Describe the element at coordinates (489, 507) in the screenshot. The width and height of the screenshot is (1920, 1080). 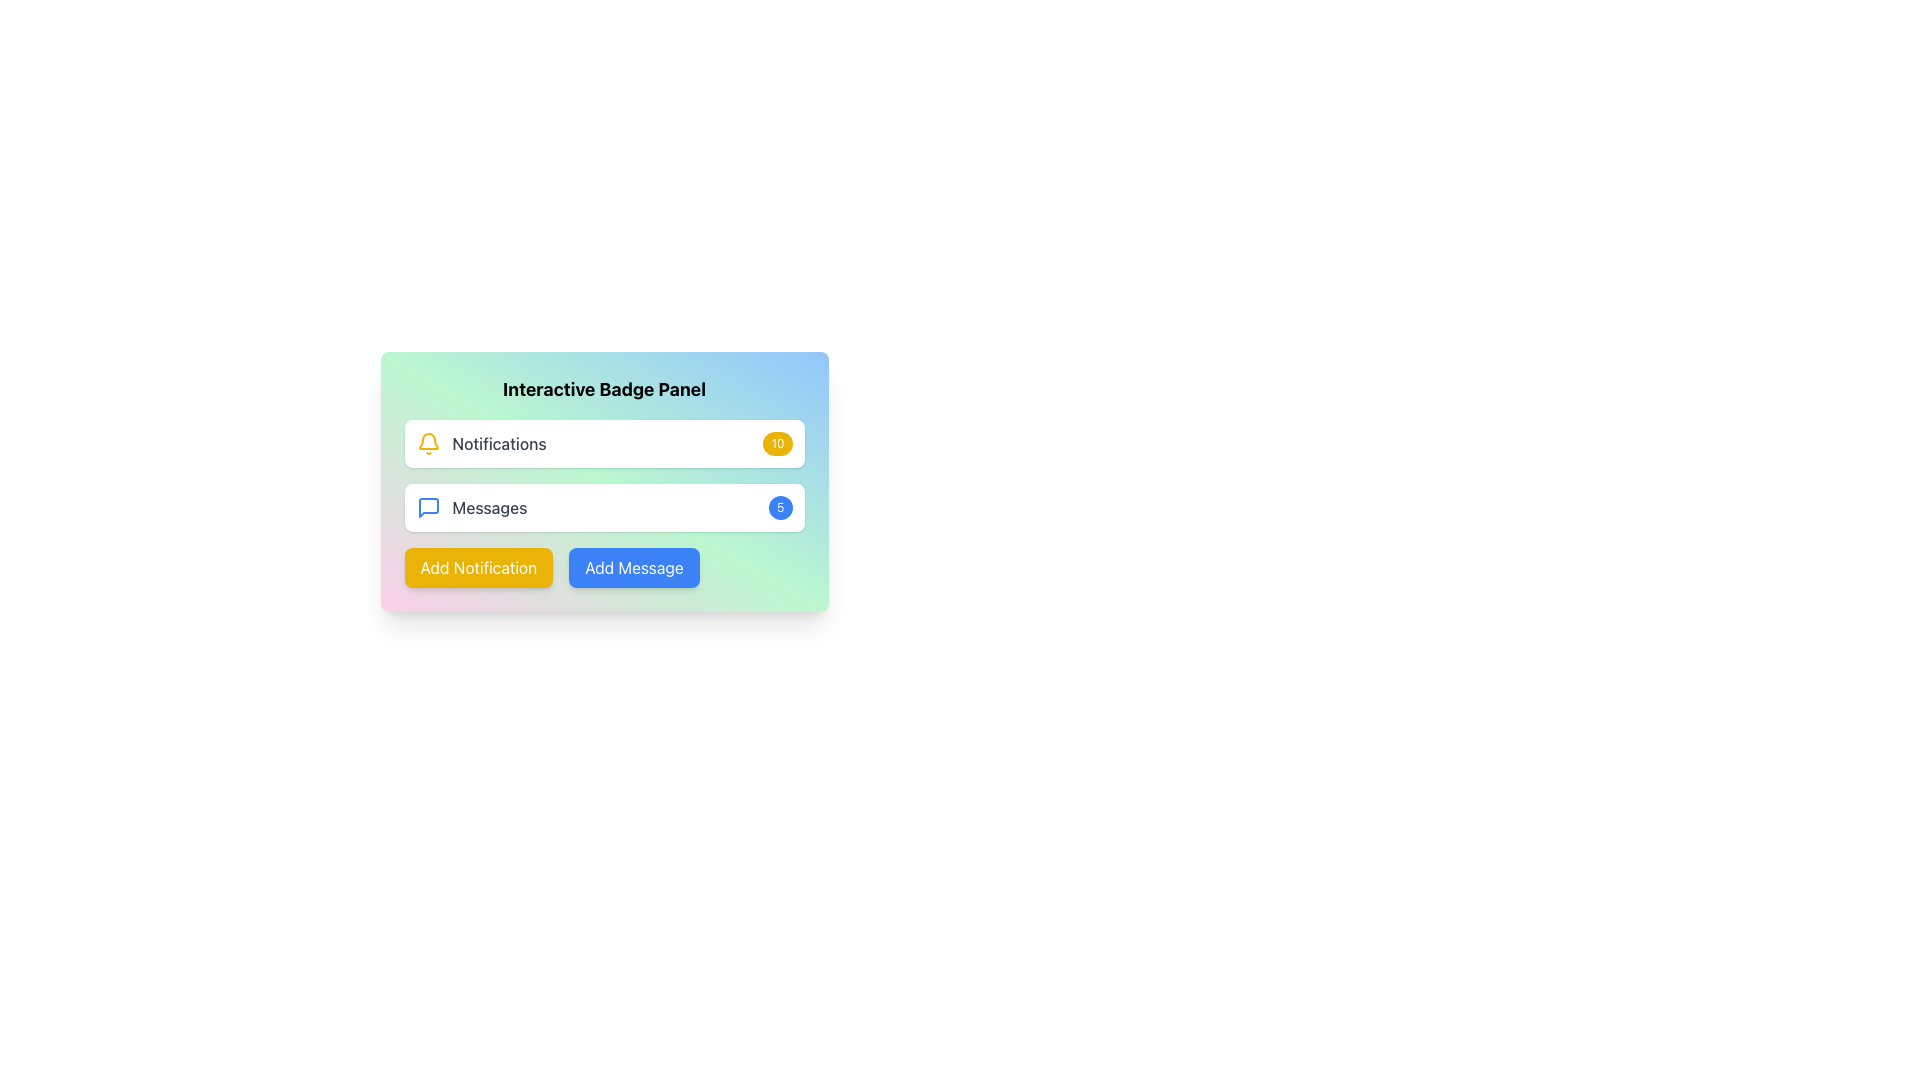
I see `the text label displaying 'Messages' which is situated to the right of a speech bubble icon in the Interactive Badge Panel` at that location.